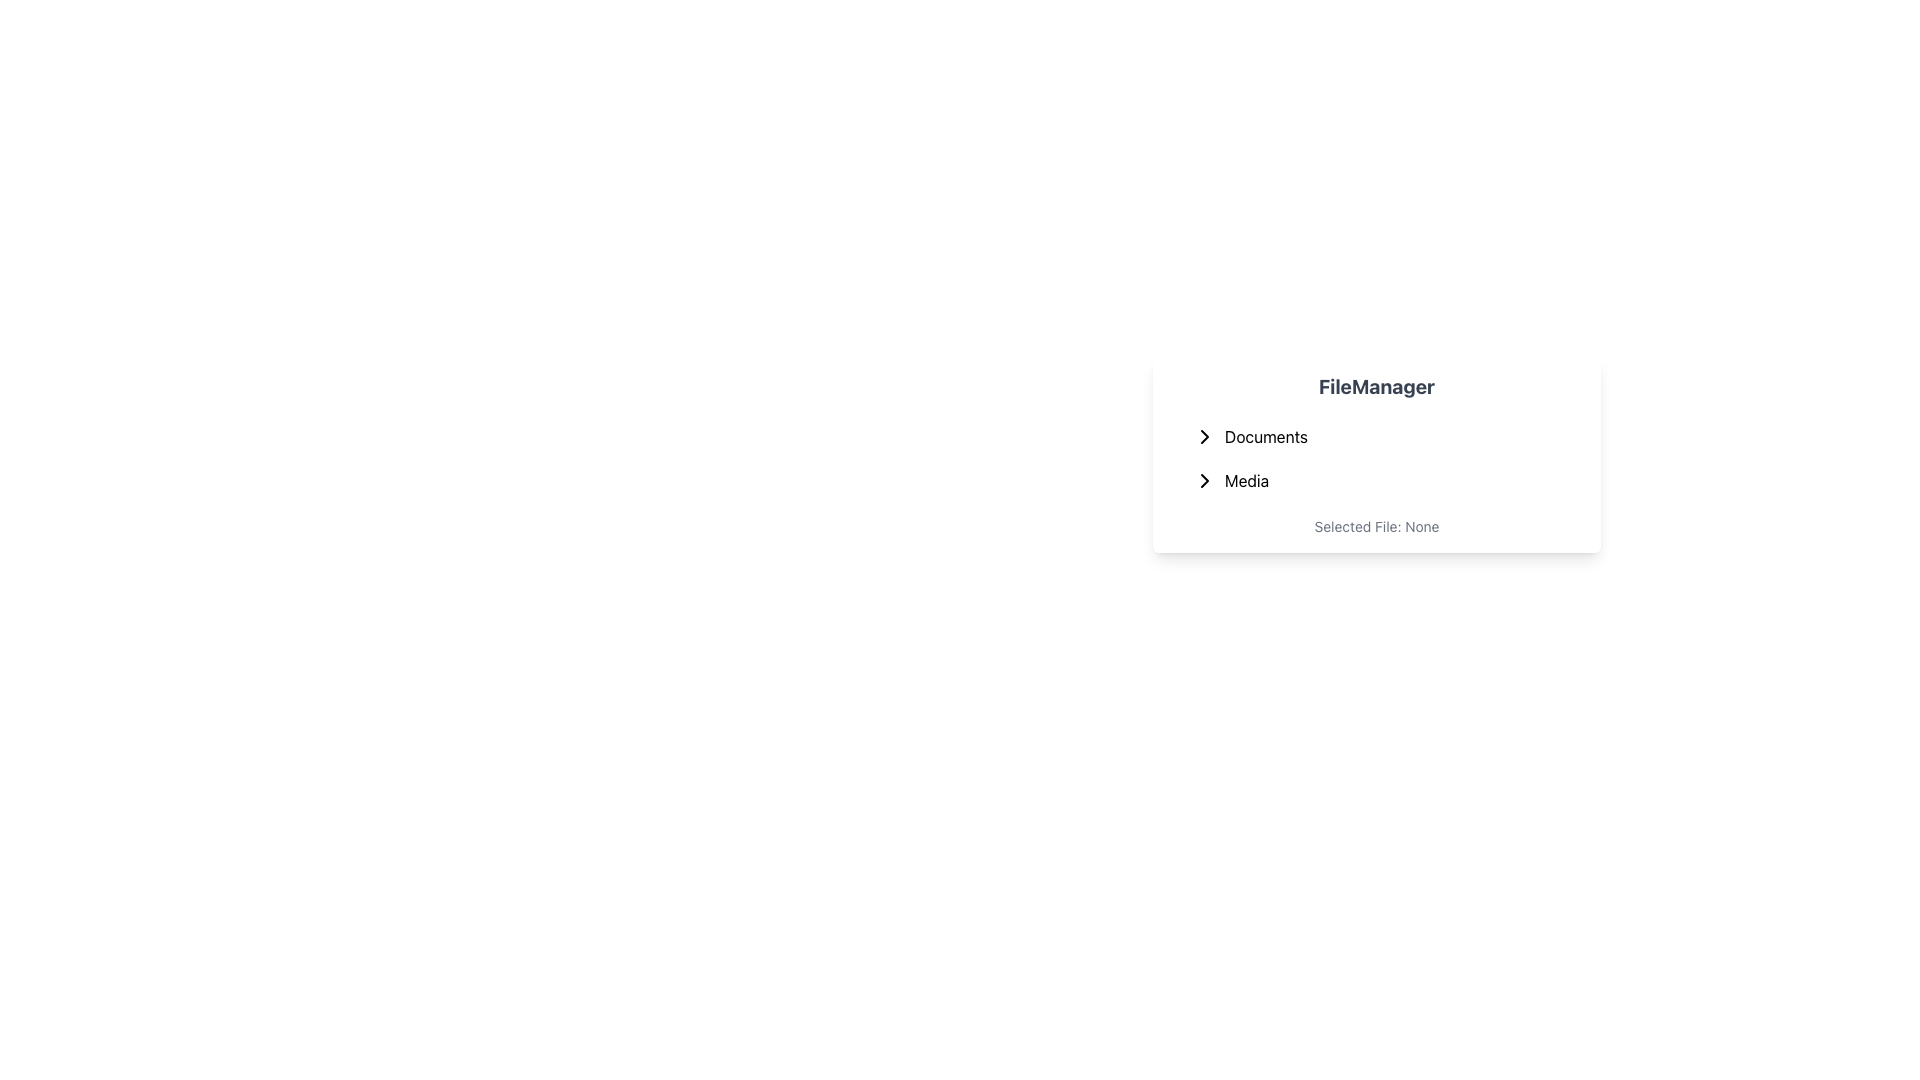  What do you see at coordinates (1246, 481) in the screenshot?
I see `the text label displaying 'Media' in bold within the 'FileManager' dropdown menu` at bounding box center [1246, 481].